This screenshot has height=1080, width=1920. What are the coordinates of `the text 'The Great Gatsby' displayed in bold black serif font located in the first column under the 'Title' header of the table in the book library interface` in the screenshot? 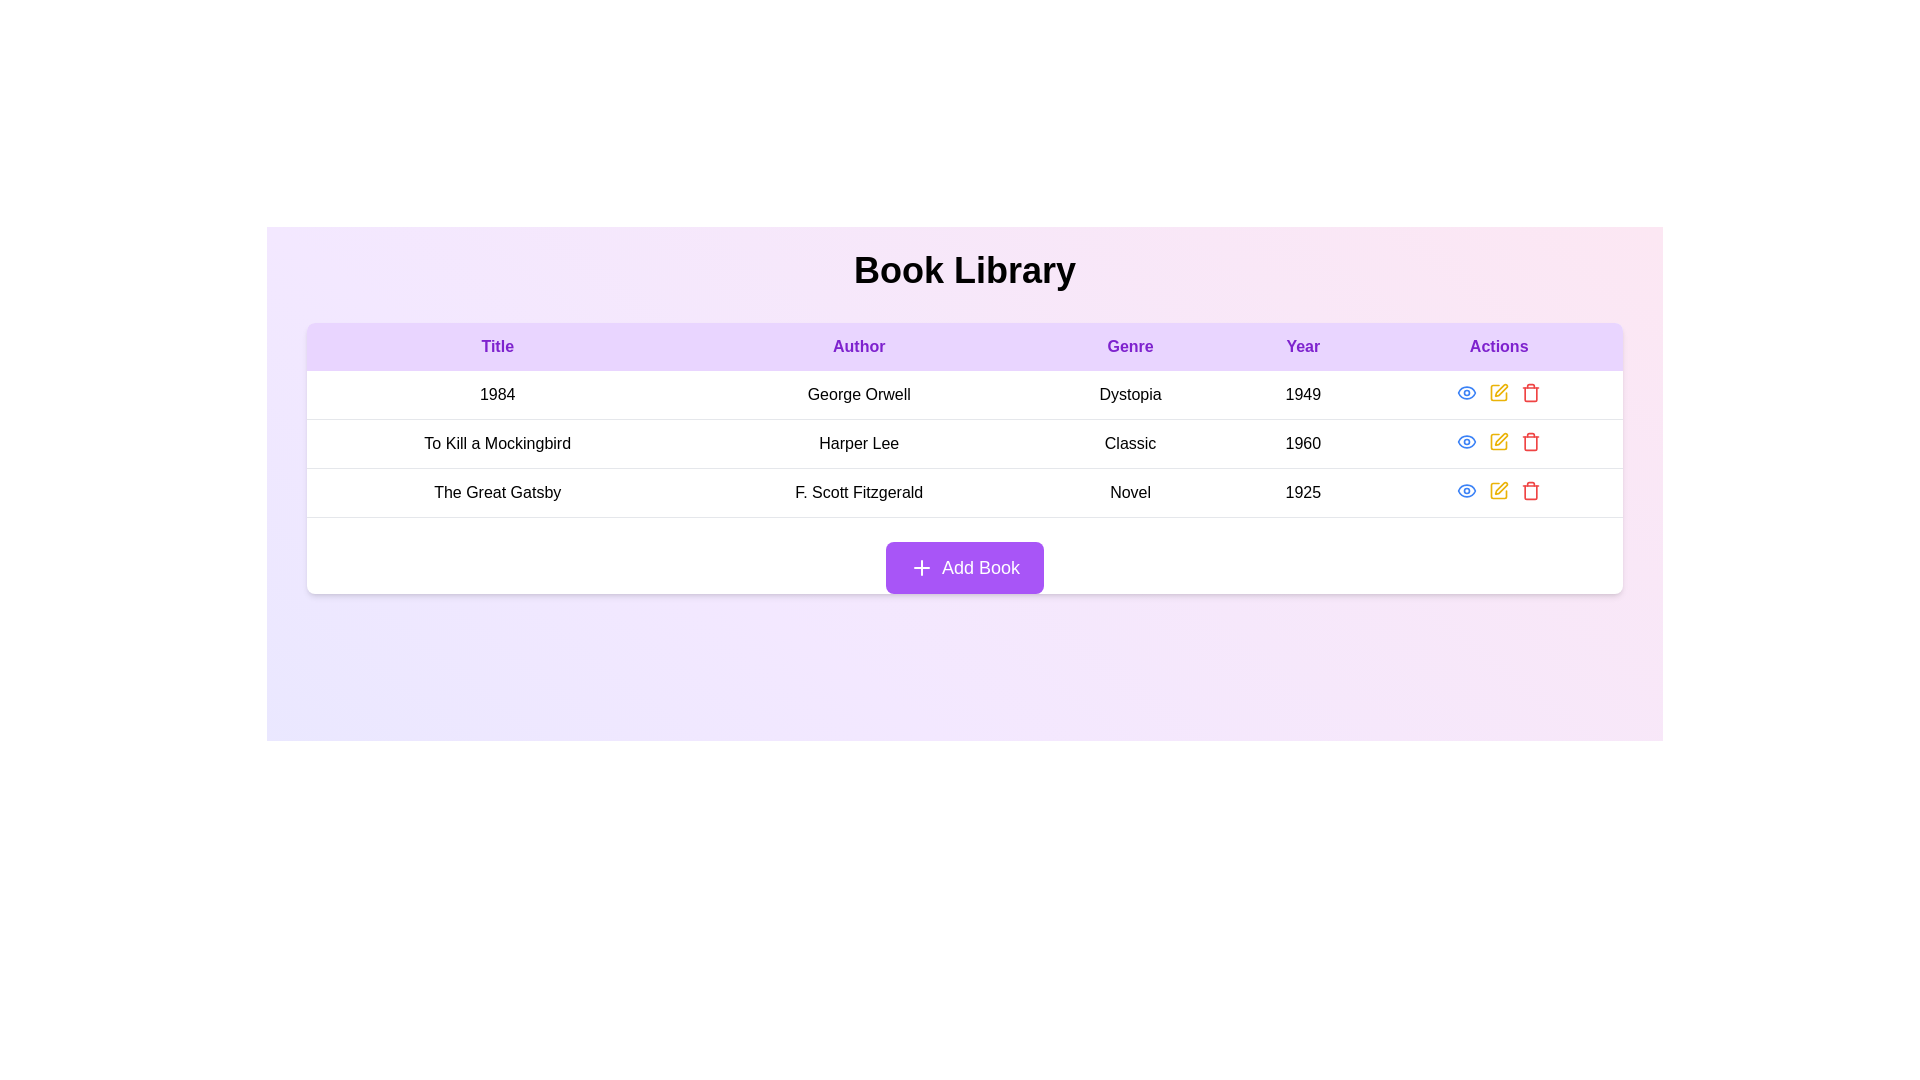 It's located at (497, 493).